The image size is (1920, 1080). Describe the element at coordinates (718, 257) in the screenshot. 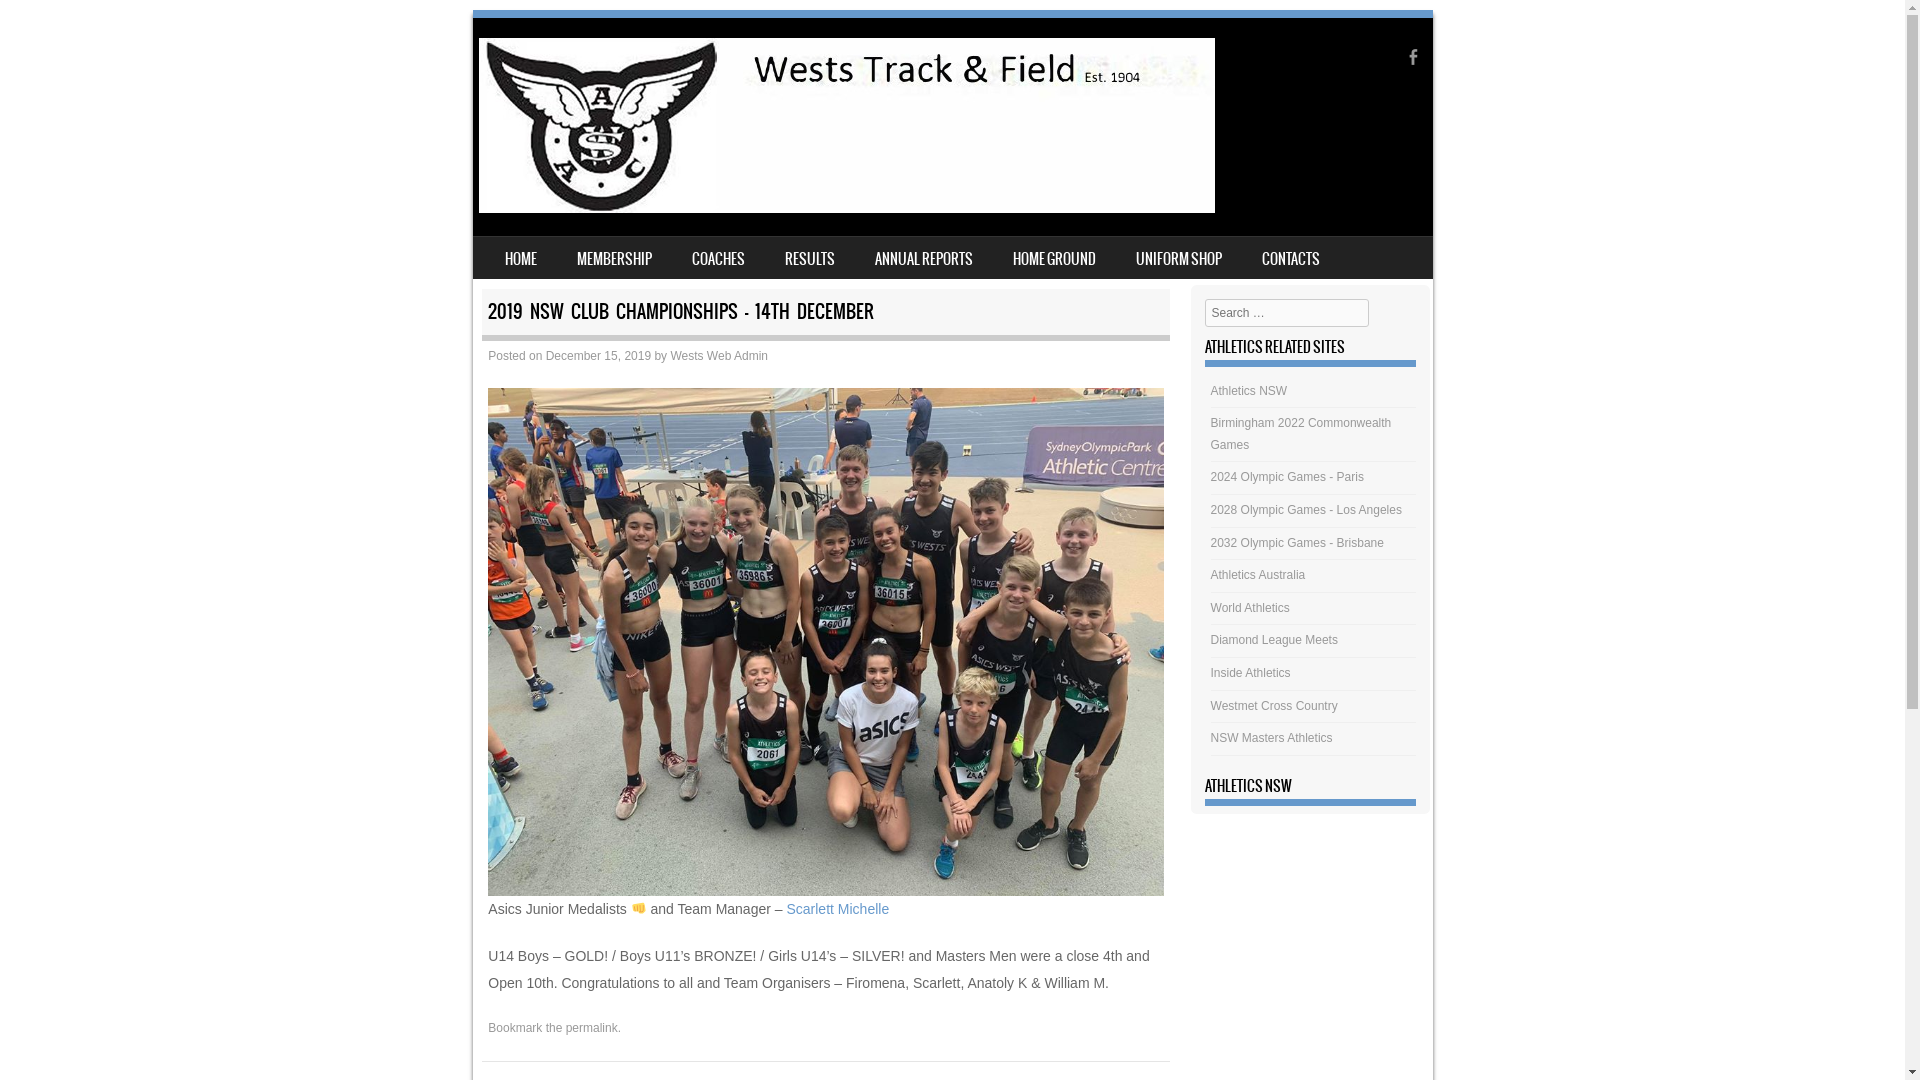

I see `'COACHES'` at that location.